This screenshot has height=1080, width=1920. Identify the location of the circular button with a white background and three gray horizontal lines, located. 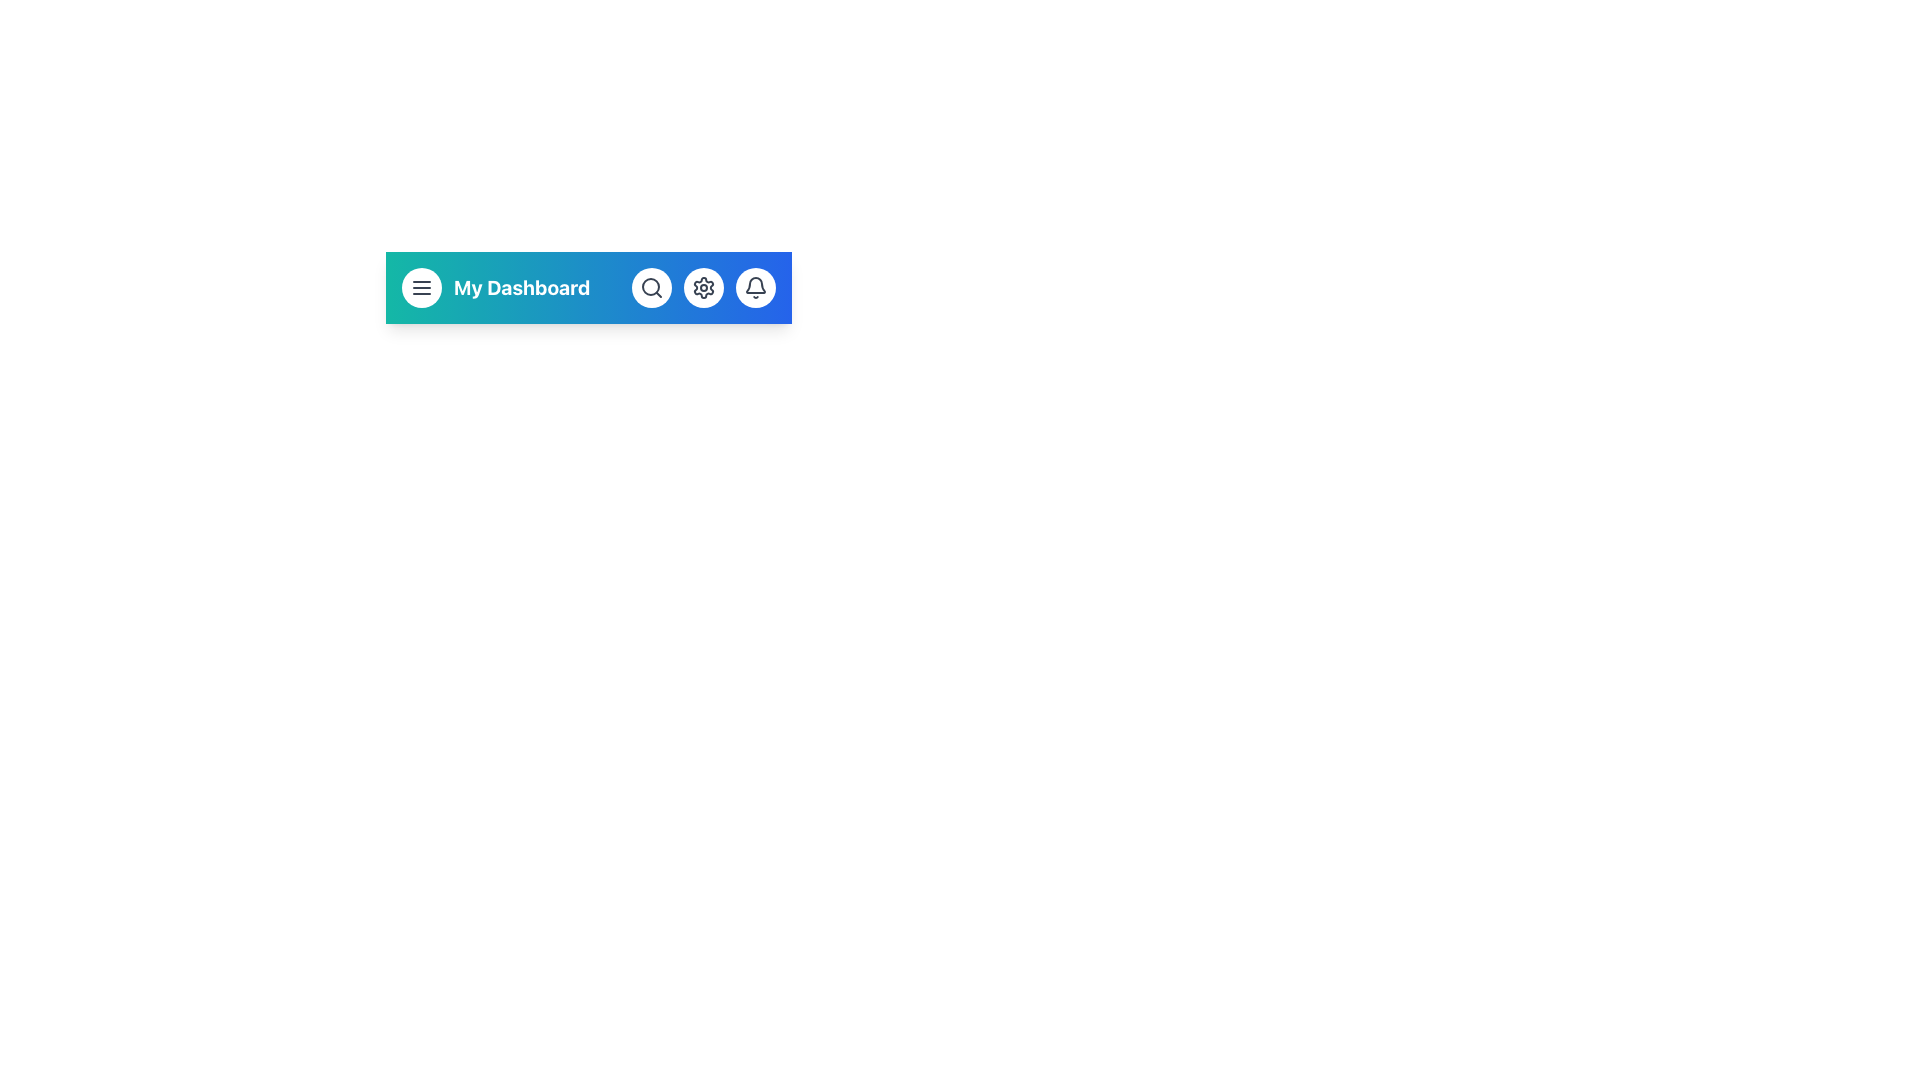
(421, 288).